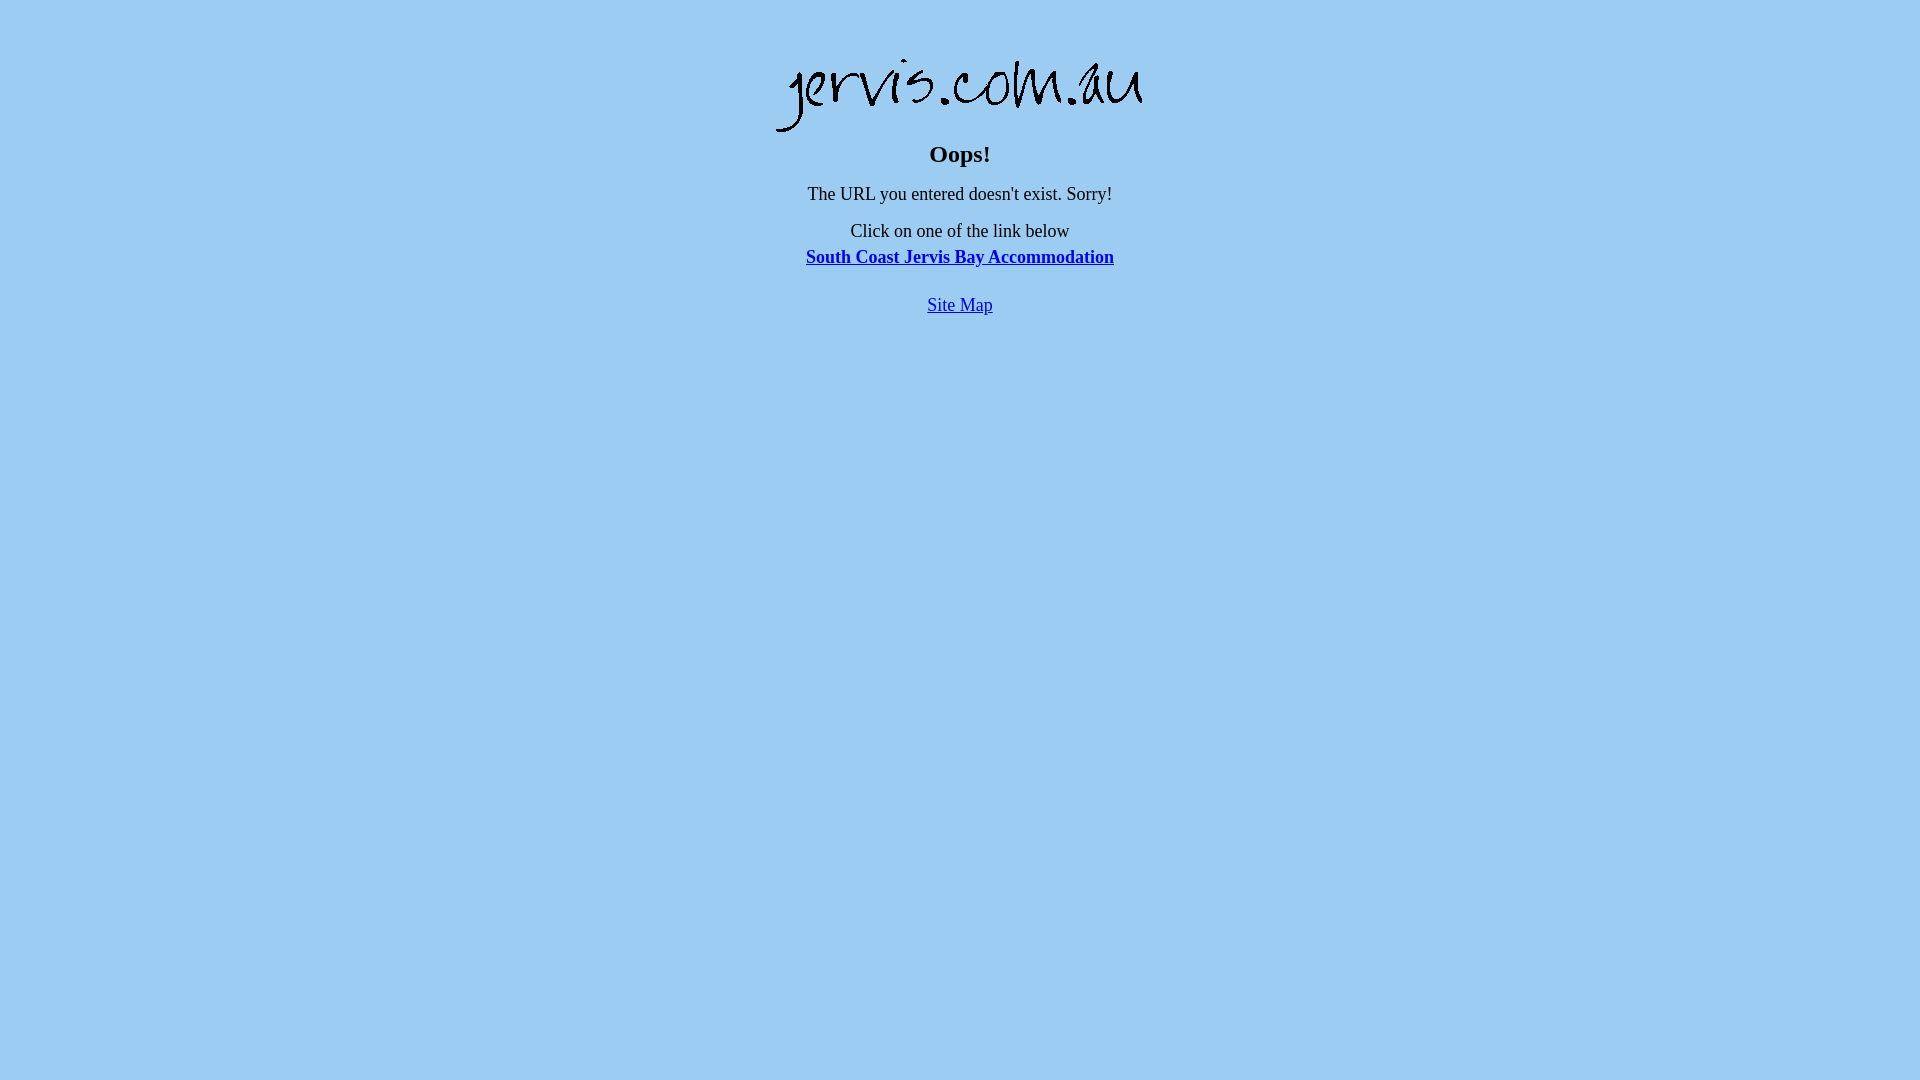  I want to click on 'South Coast Jervis Bay Accommodation', so click(806, 256).